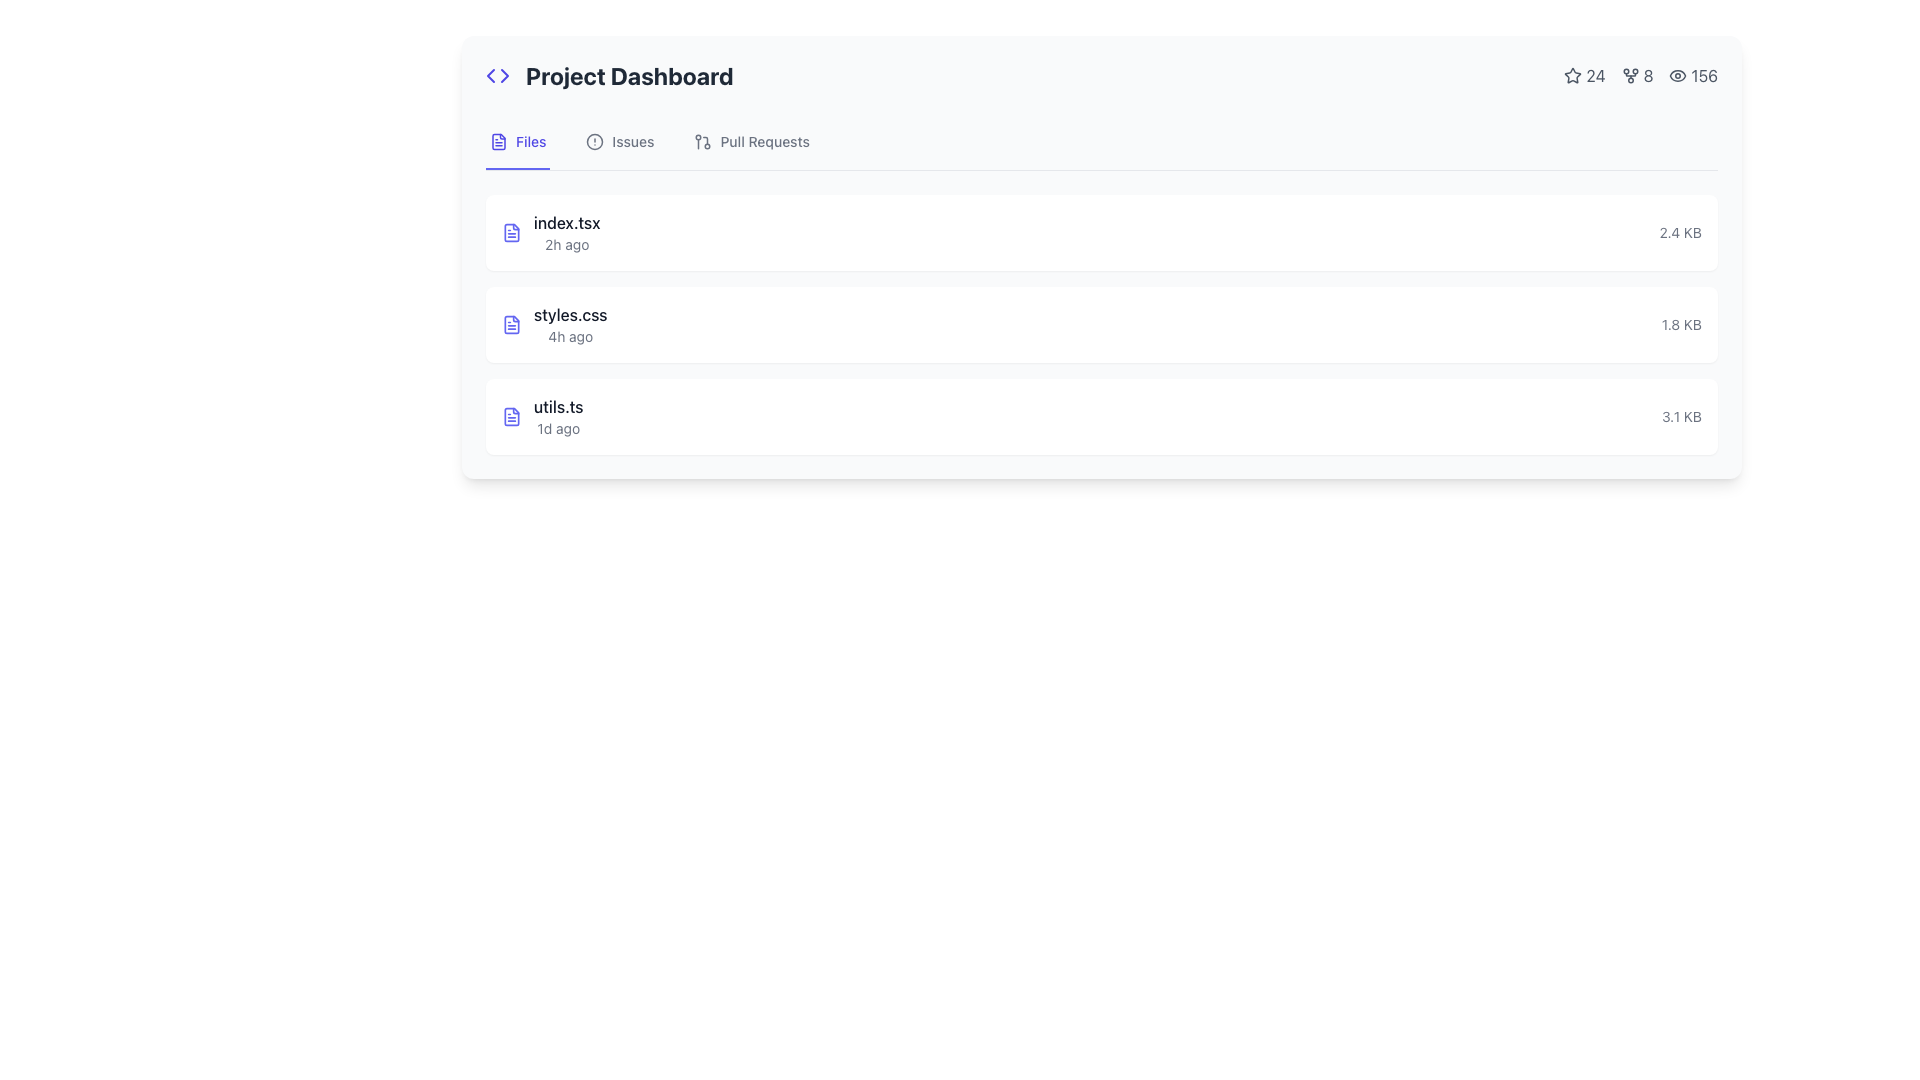 The height and width of the screenshot is (1080, 1920). I want to click on the first navigation link under the 'Project Dashboard' title, so click(518, 141).